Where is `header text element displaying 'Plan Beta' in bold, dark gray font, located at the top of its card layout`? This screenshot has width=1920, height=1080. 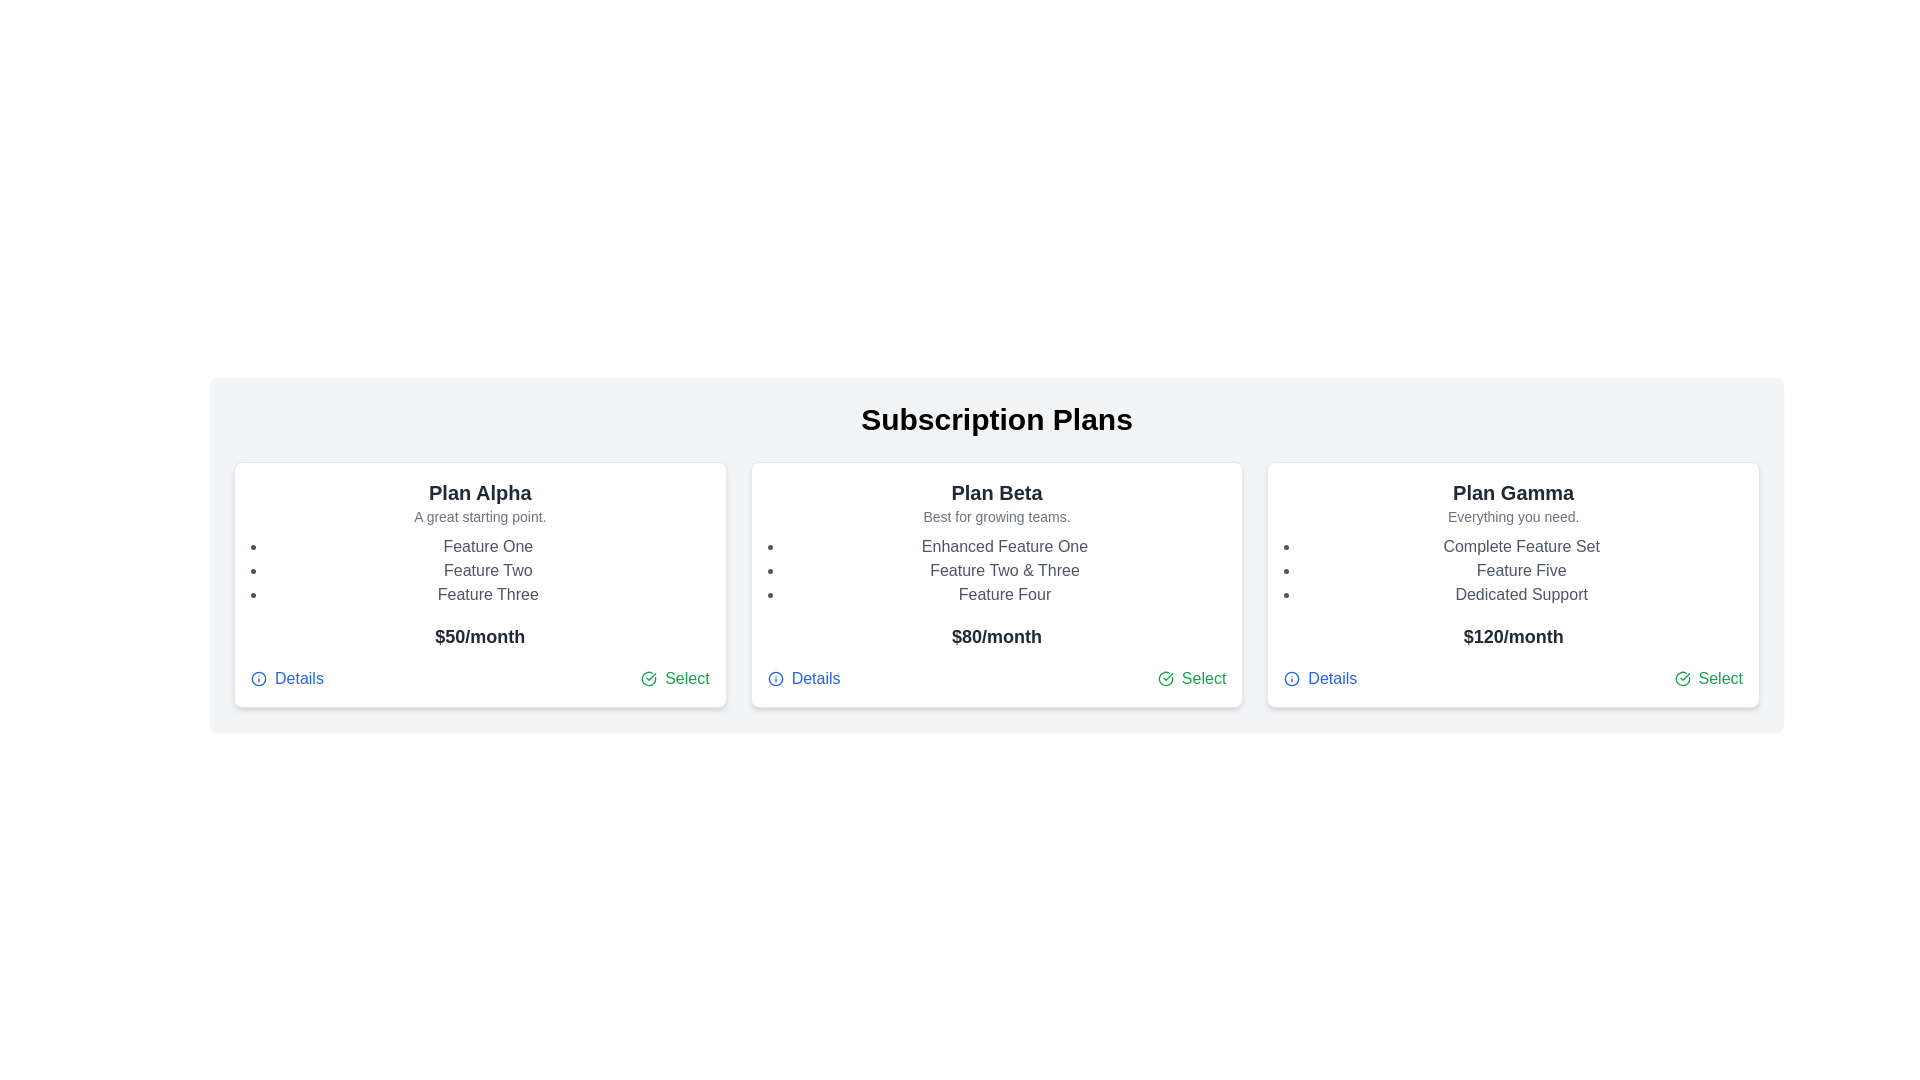
header text element displaying 'Plan Beta' in bold, dark gray font, located at the top of its card layout is located at coordinates (997, 493).